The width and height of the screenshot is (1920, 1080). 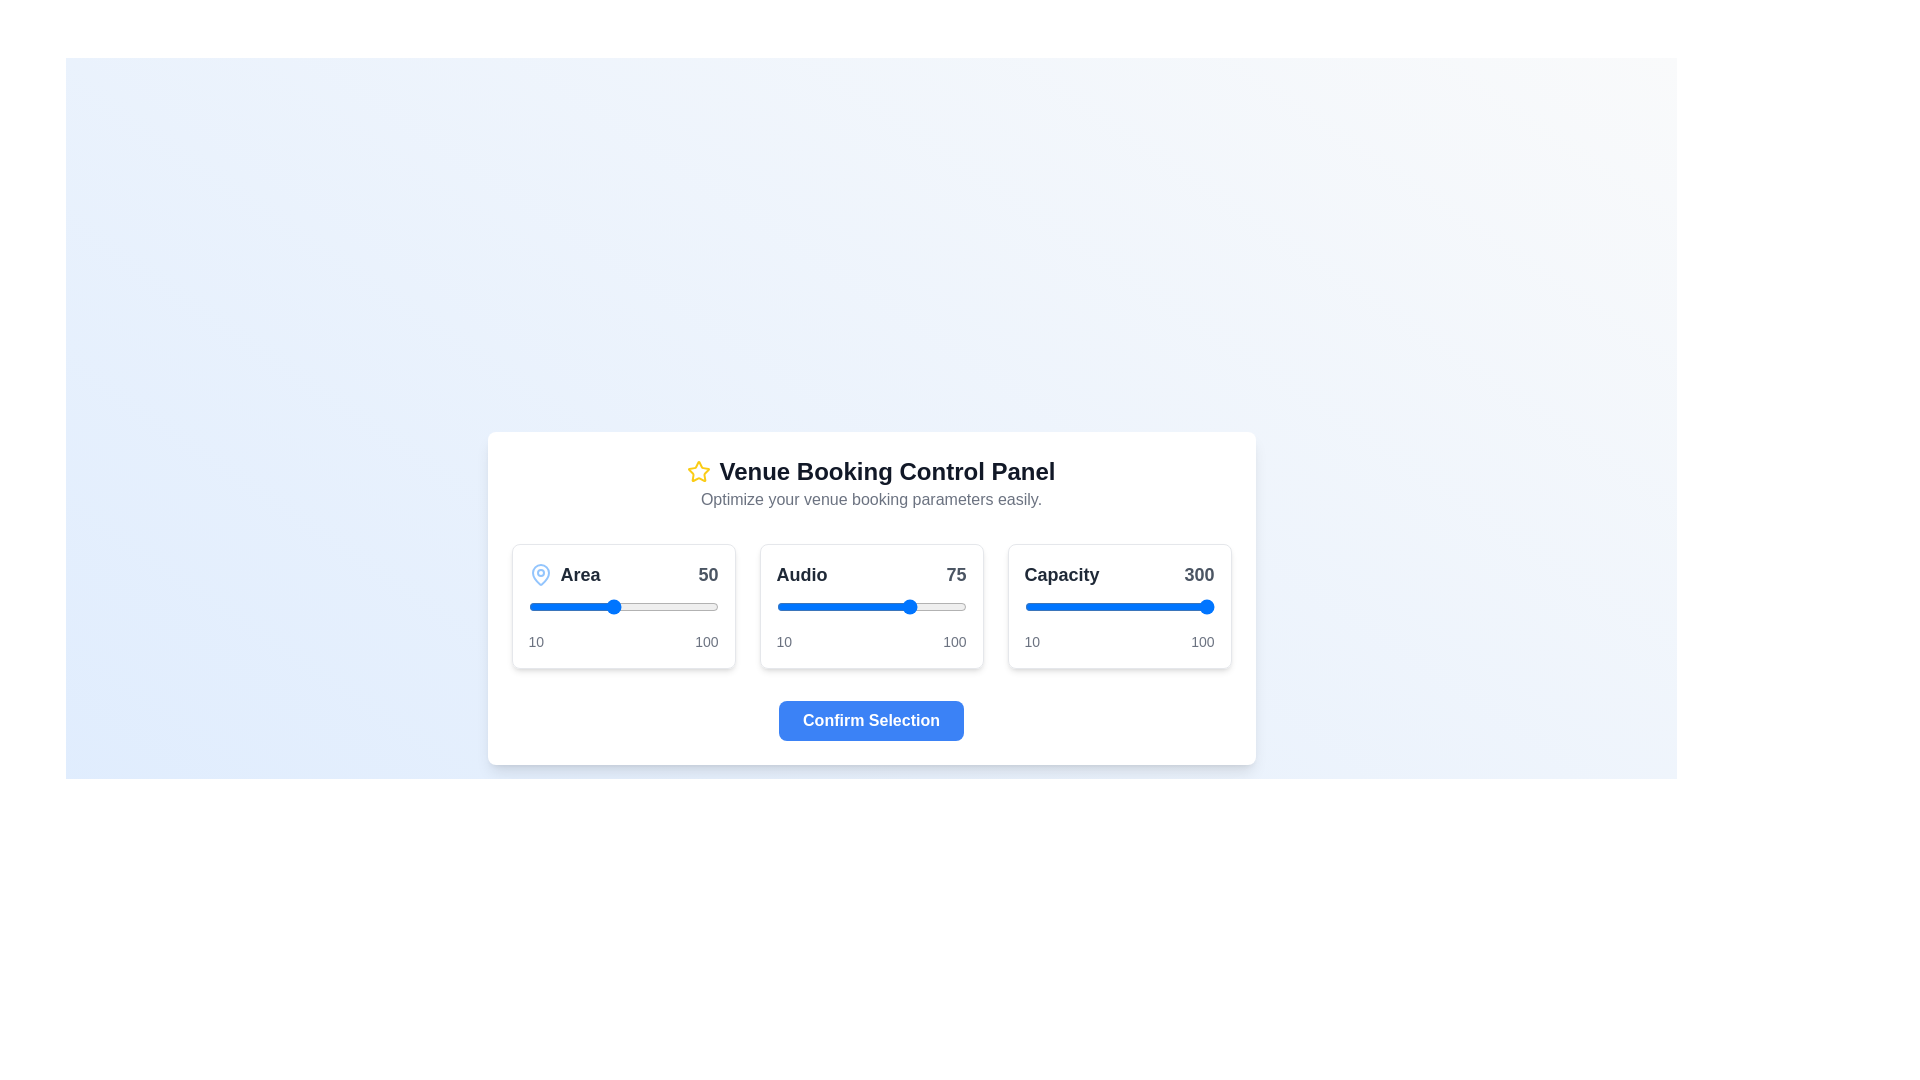 I want to click on the audio level, so click(x=895, y=605).